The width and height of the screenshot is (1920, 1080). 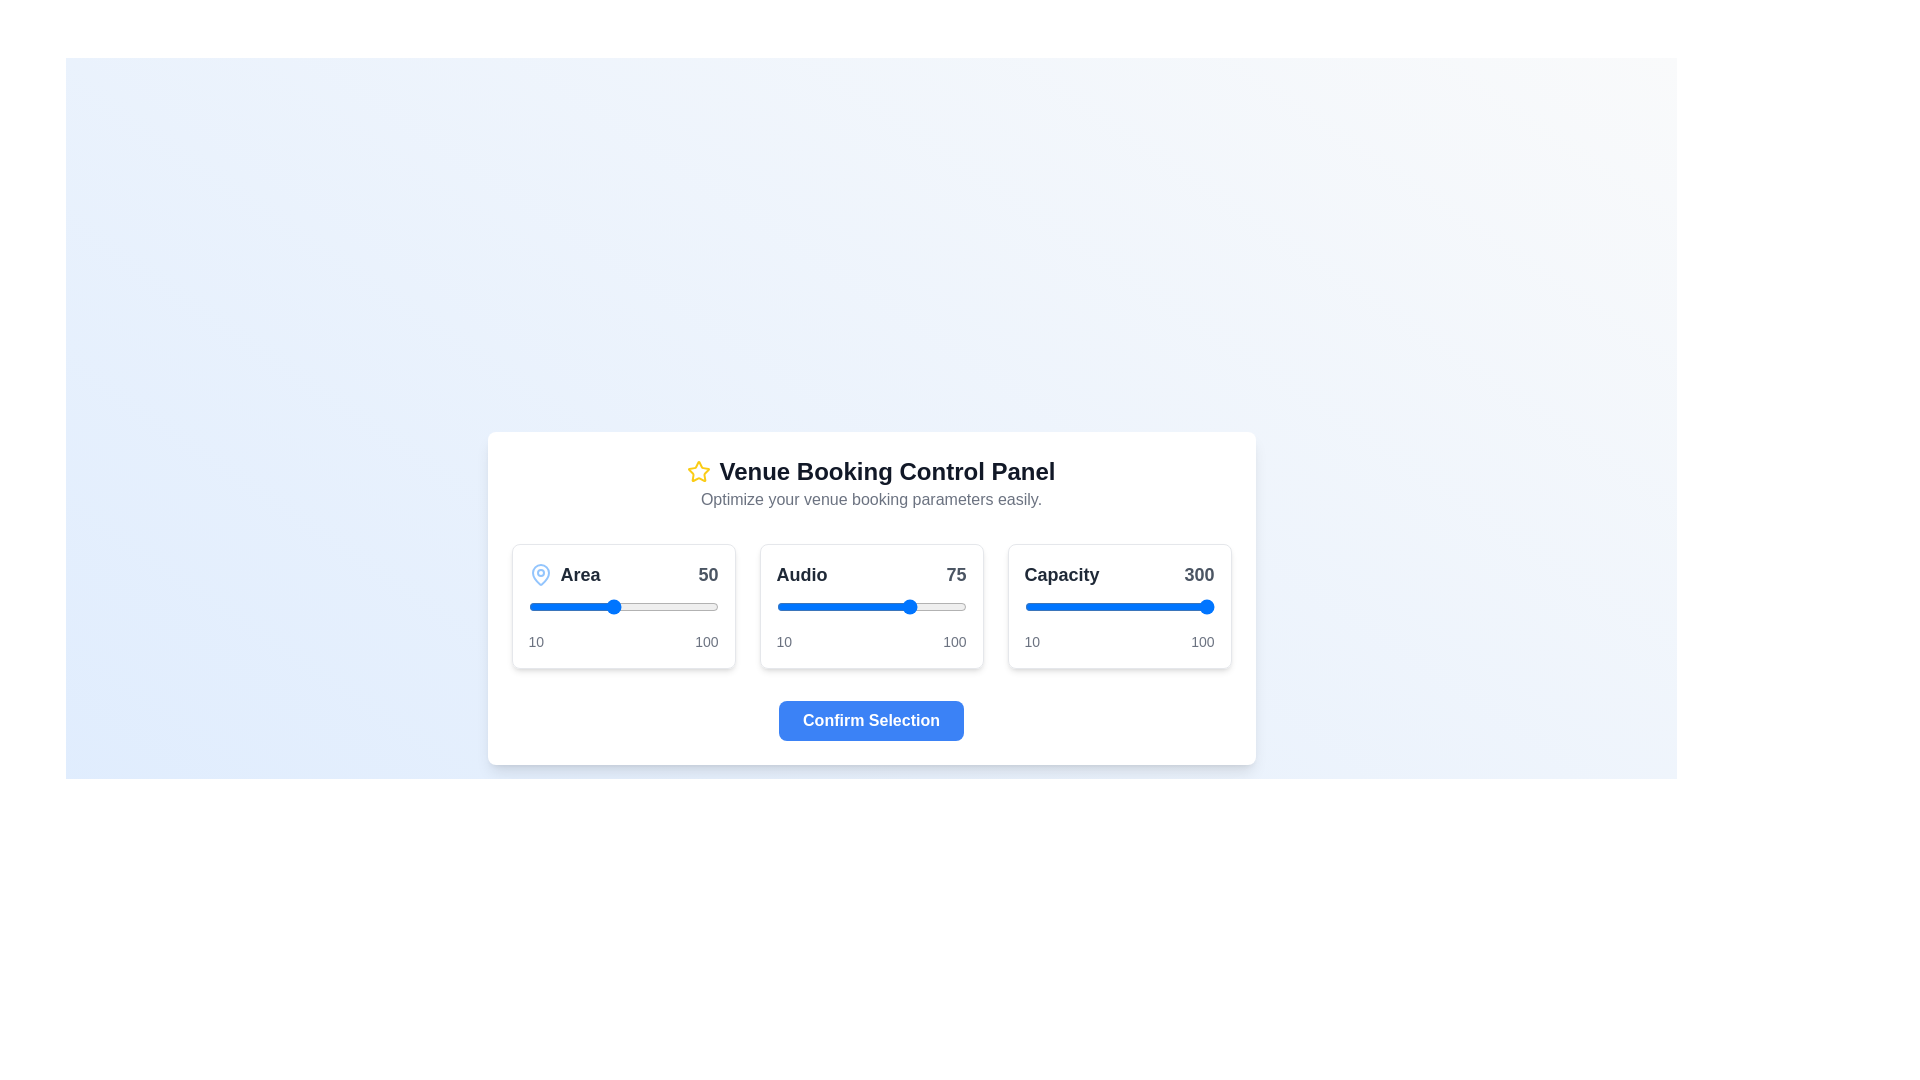 I want to click on the audio level, so click(x=895, y=605).